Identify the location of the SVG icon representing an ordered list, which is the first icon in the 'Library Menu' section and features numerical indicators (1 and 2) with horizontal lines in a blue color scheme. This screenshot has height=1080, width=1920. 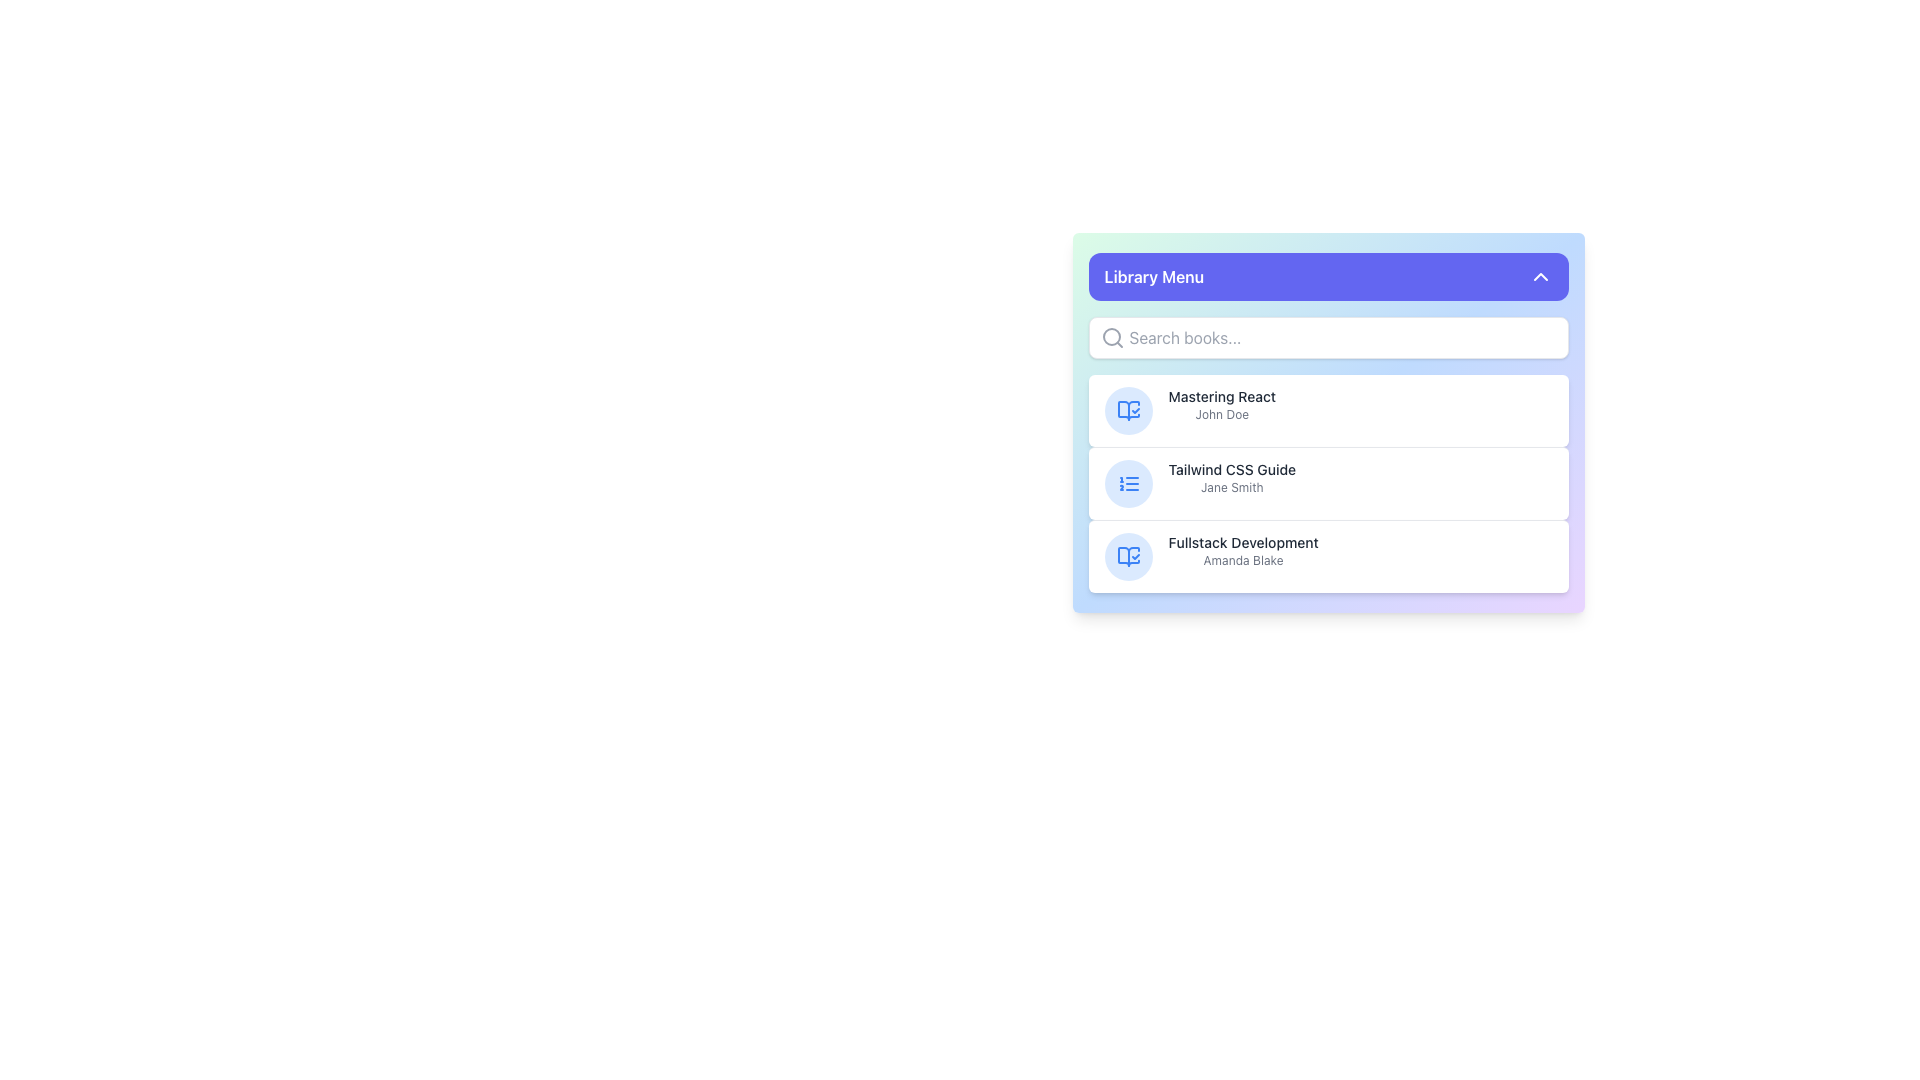
(1128, 483).